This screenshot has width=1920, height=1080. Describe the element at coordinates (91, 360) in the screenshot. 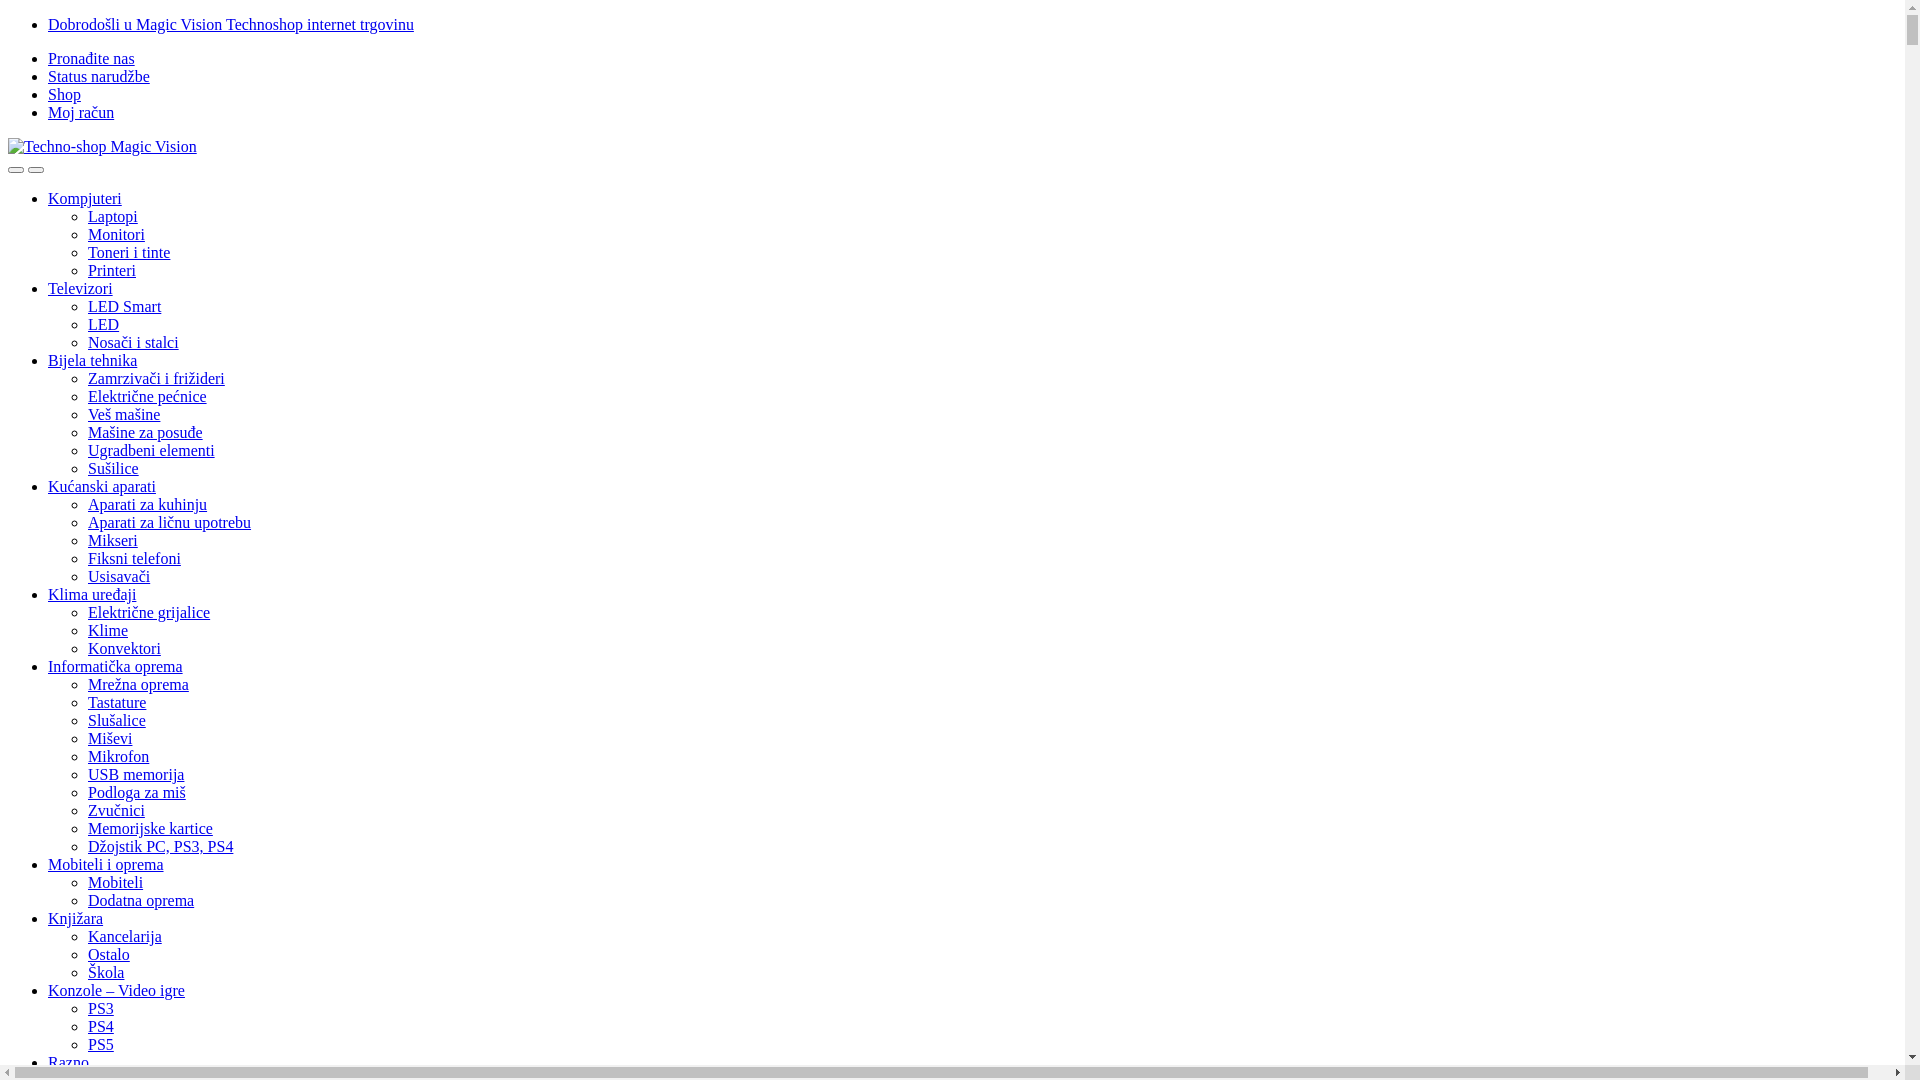

I see `'Bijela tehnika'` at that location.